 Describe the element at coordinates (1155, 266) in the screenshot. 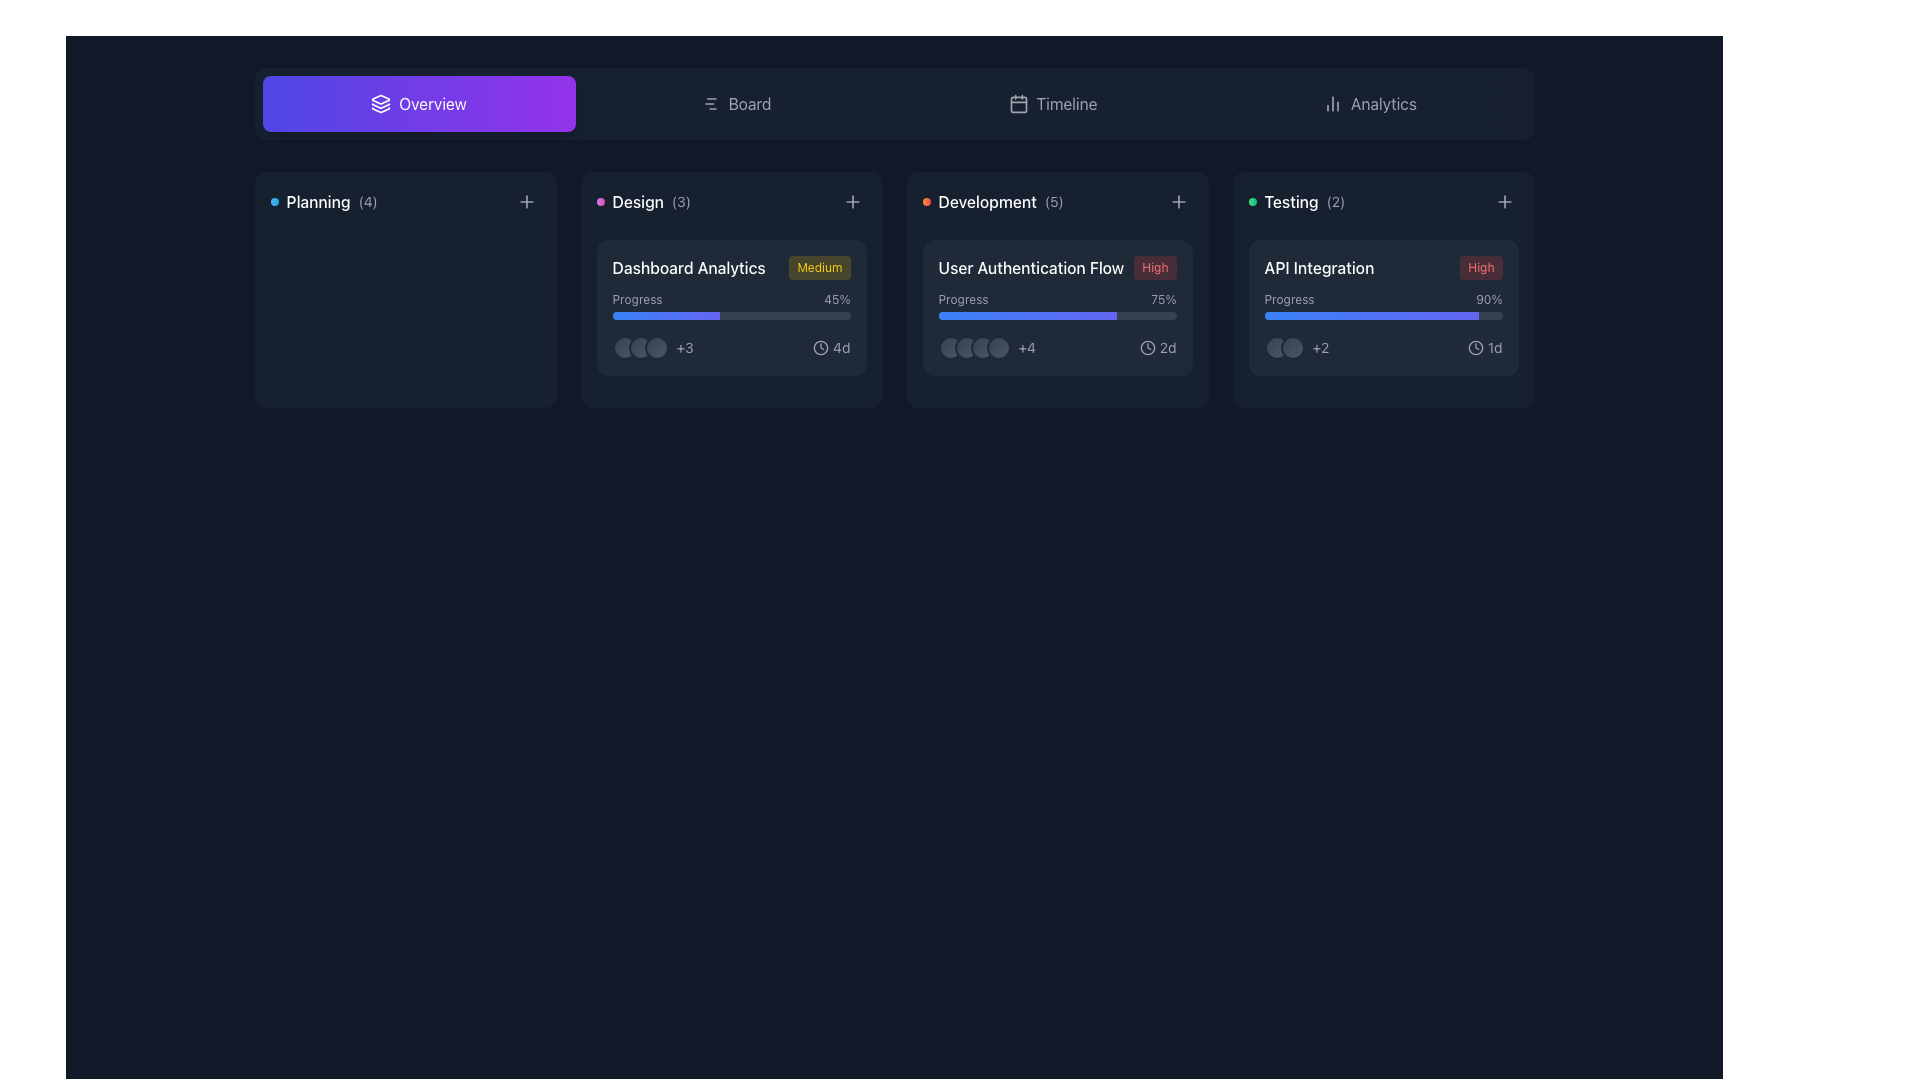

I see `the 'High' label, which is a small rectangular label with rounded corners and a semi-transparent red background, located to the right of the 'User Authentication Flow' text within the 'Development' card` at that location.